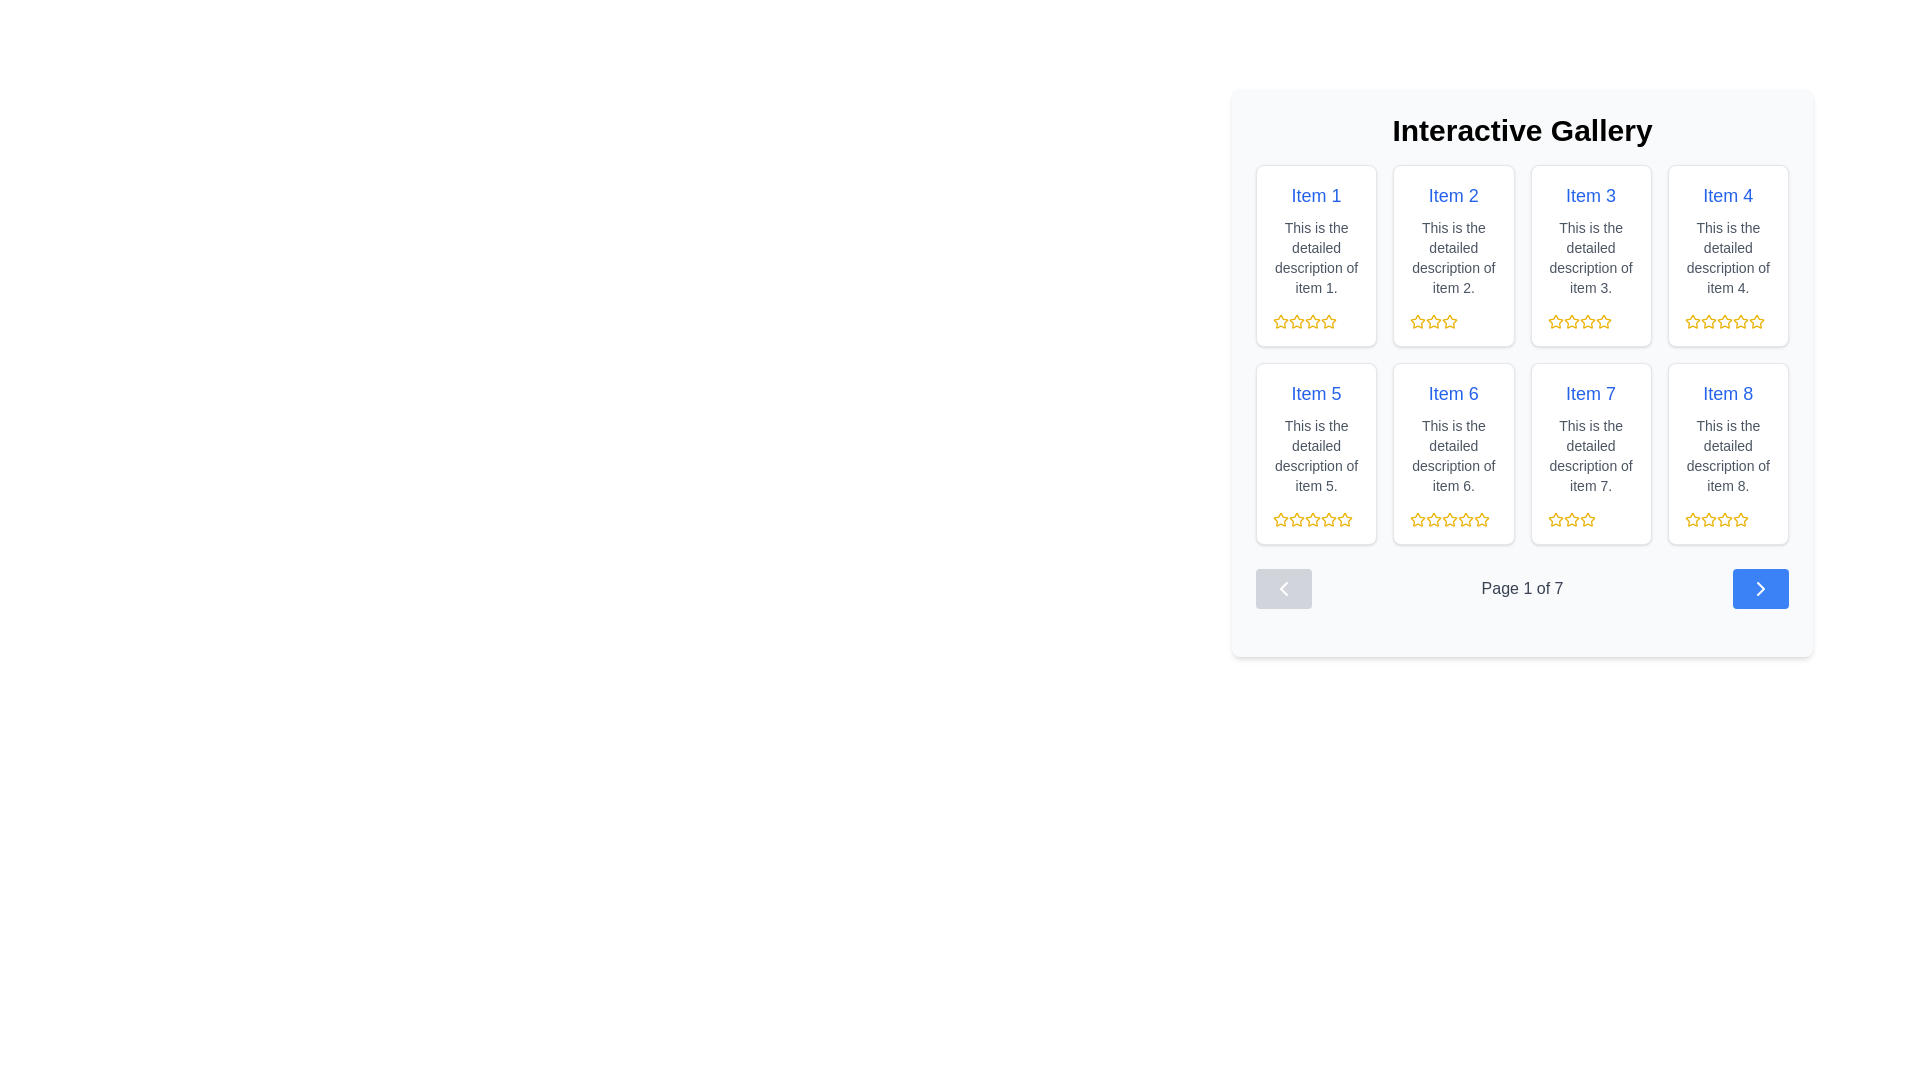 Image resolution: width=1920 pixels, height=1080 pixels. I want to click on the highlighted third star in the Rating stars interface located at the bottom of the 'Item 7' card to set the rating, so click(1590, 519).